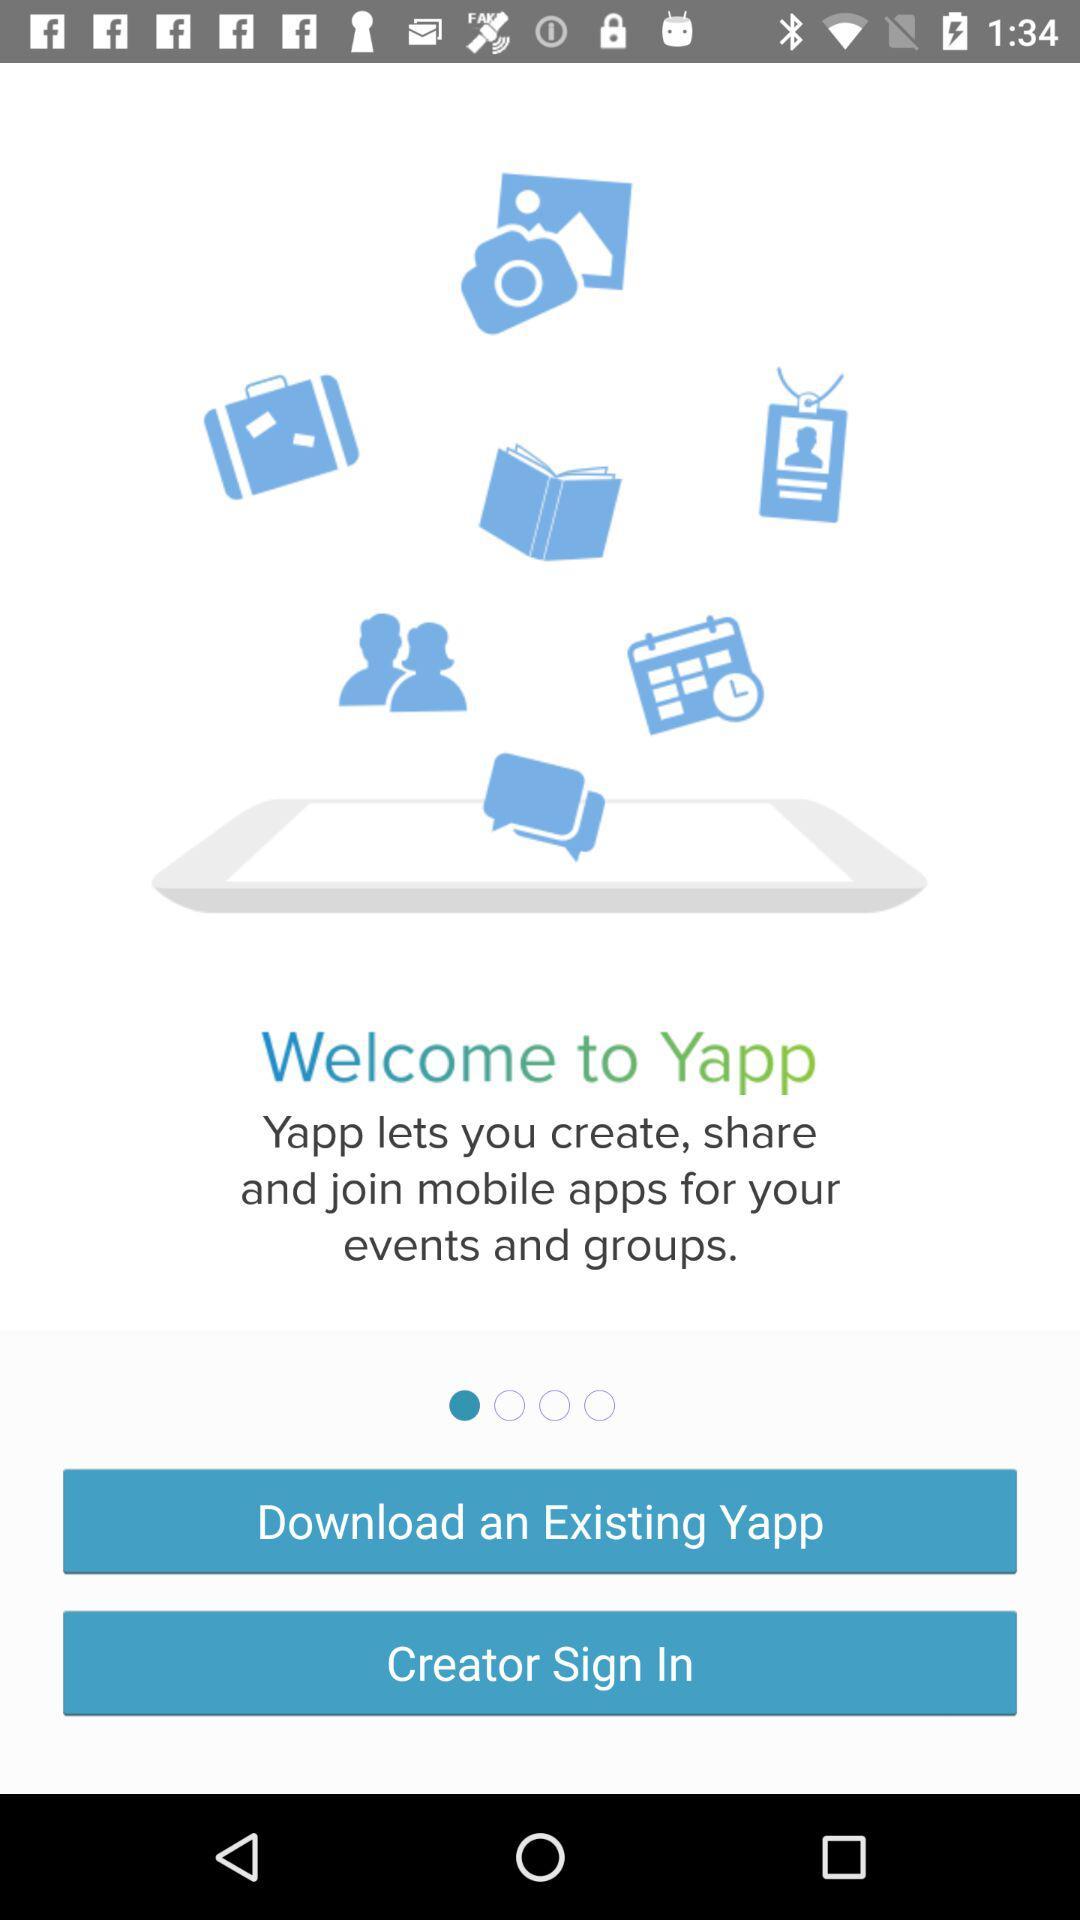  What do you see at coordinates (540, 1662) in the screenshot?
I see `the creator sign in button` at bounding box center [540, 1662].